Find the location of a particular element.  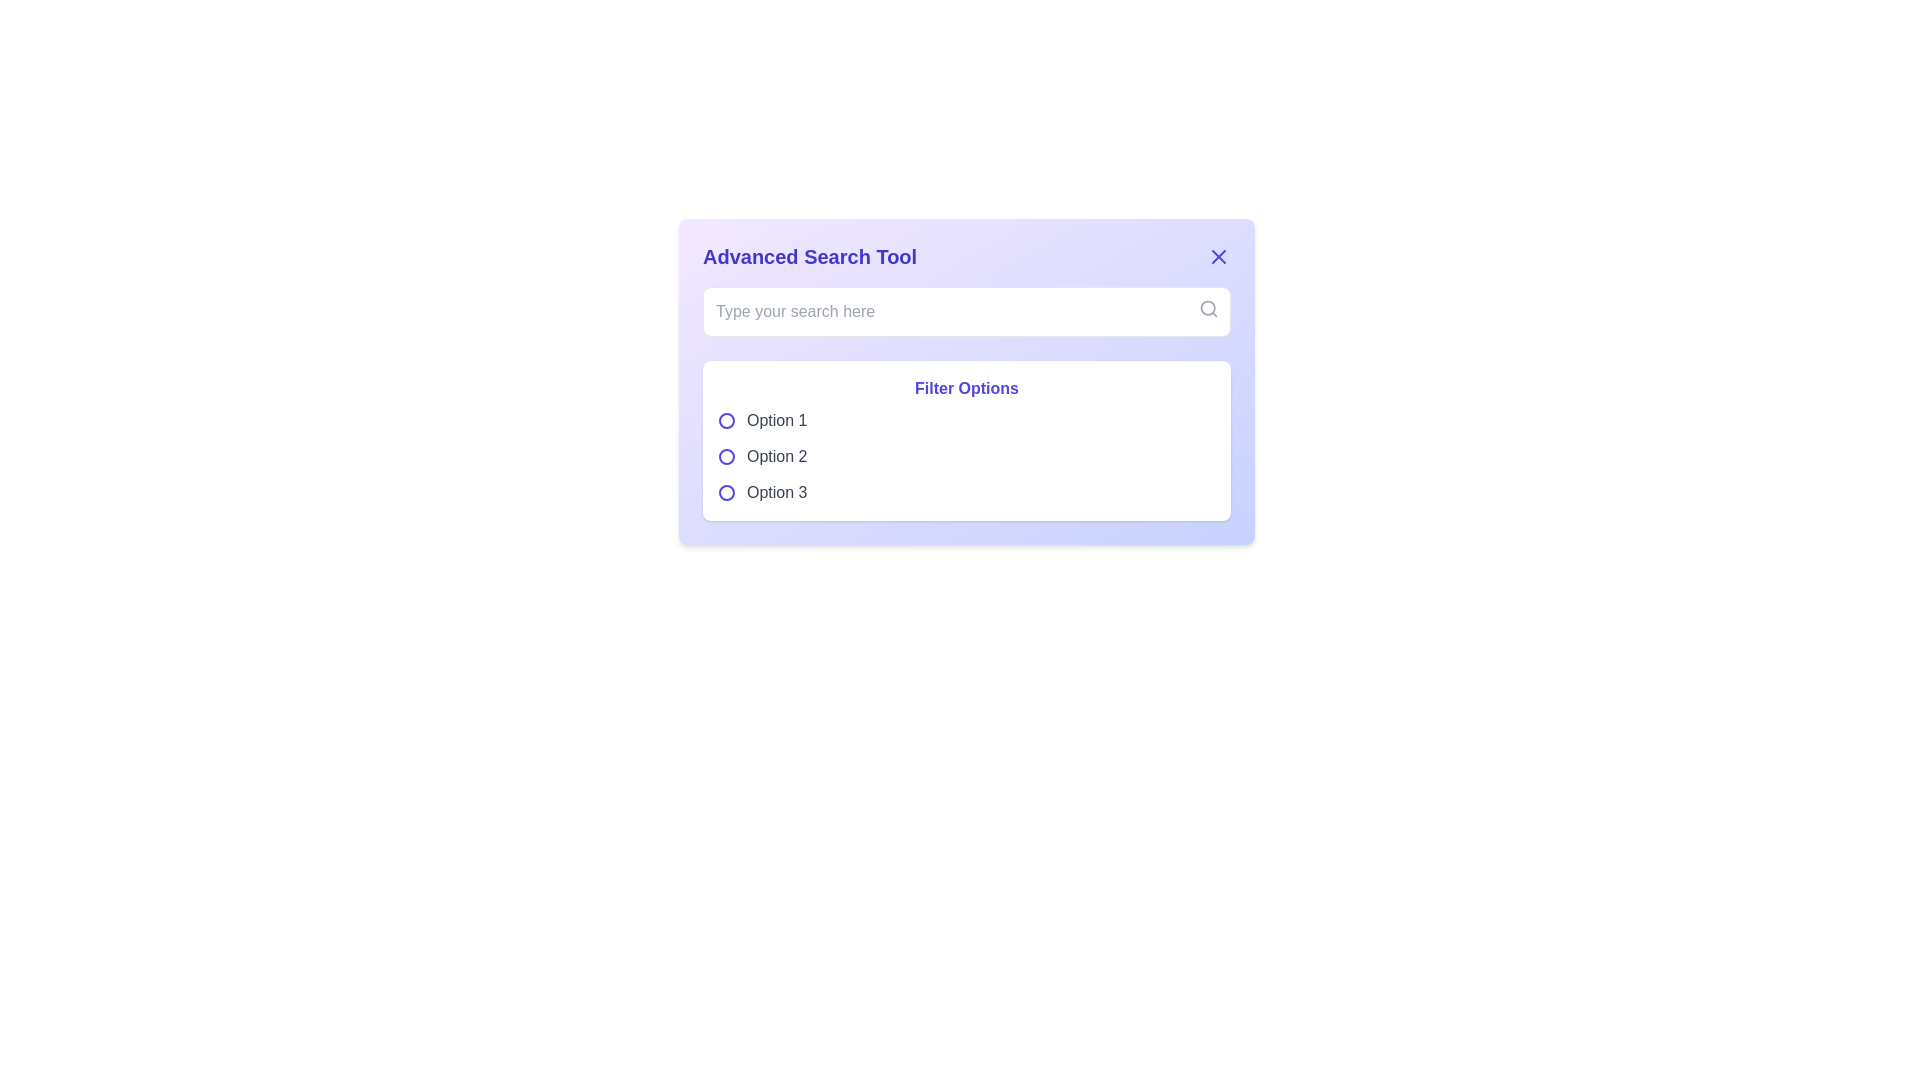

the Text label that describes the radio button input in the 'Filter Options' section of the modal window, positioned above 'Option 2' is located at coordinates (776, 419).